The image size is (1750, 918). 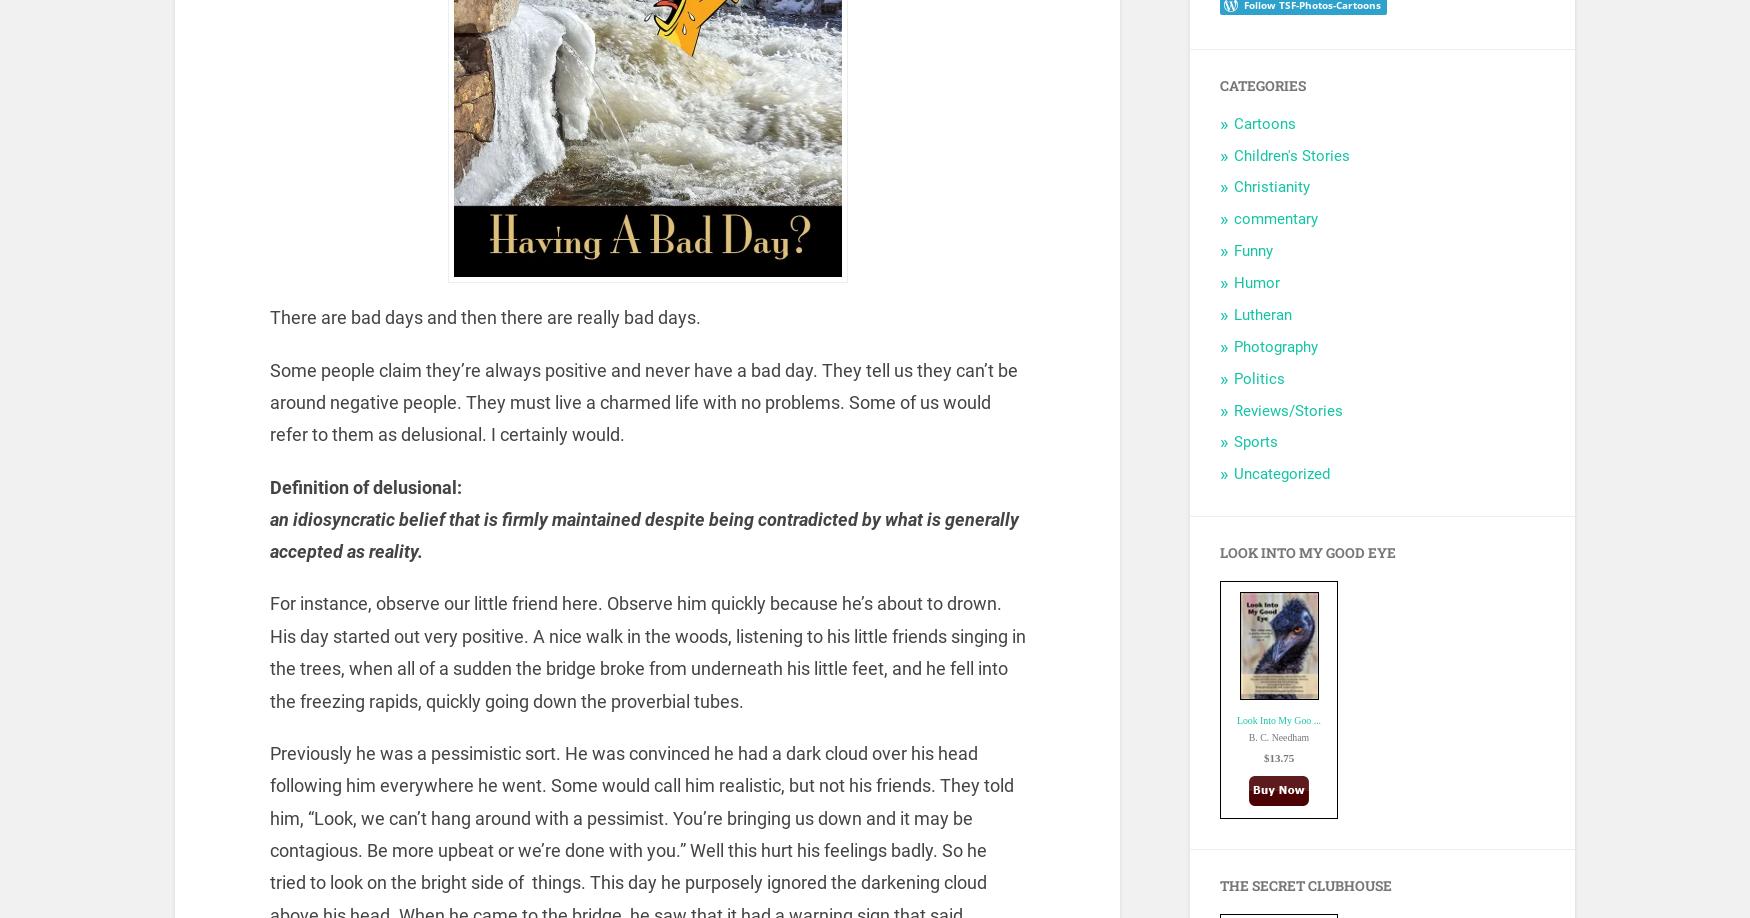 What do you see at coordinates (1277, 735) in the screenshot?
I see `'B. C. Needham'` at bounding box center [1277, 735].